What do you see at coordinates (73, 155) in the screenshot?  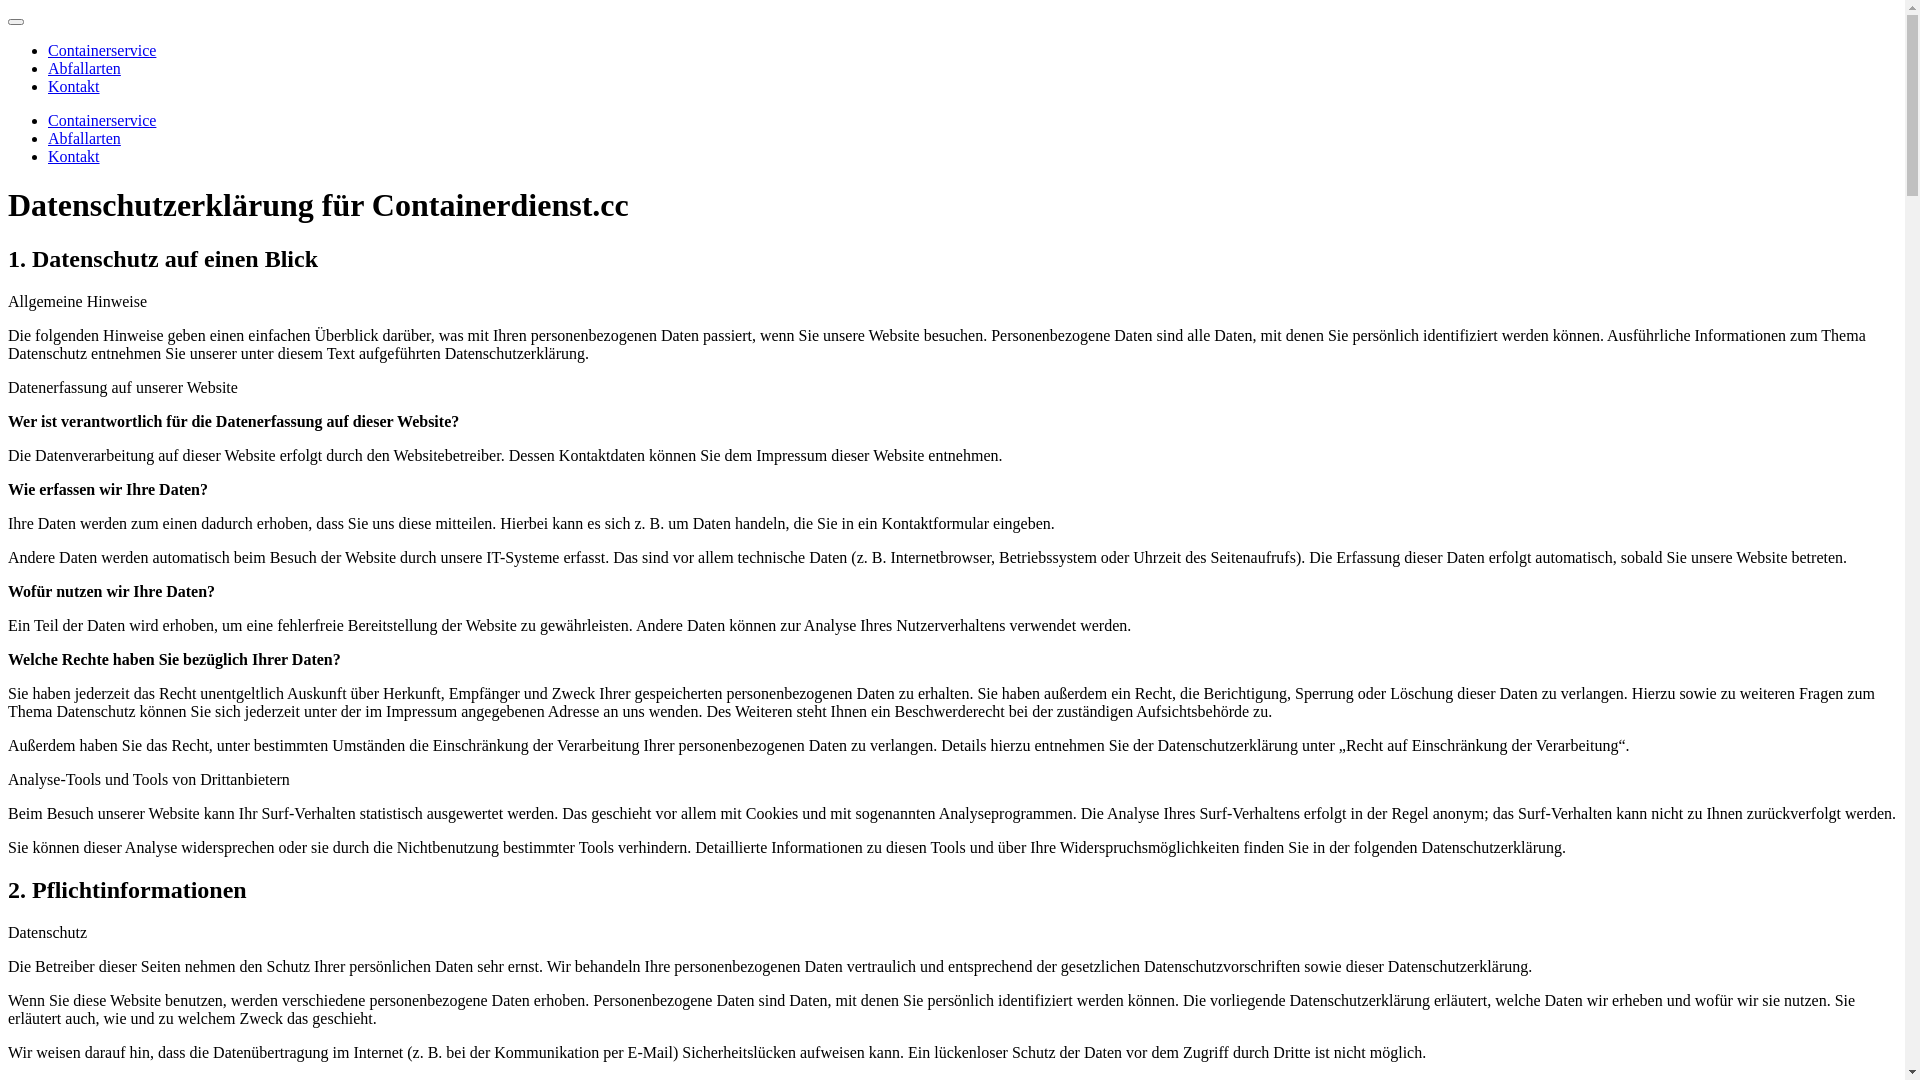 I see `'Kontakt'` at bounding box center [73, 155].